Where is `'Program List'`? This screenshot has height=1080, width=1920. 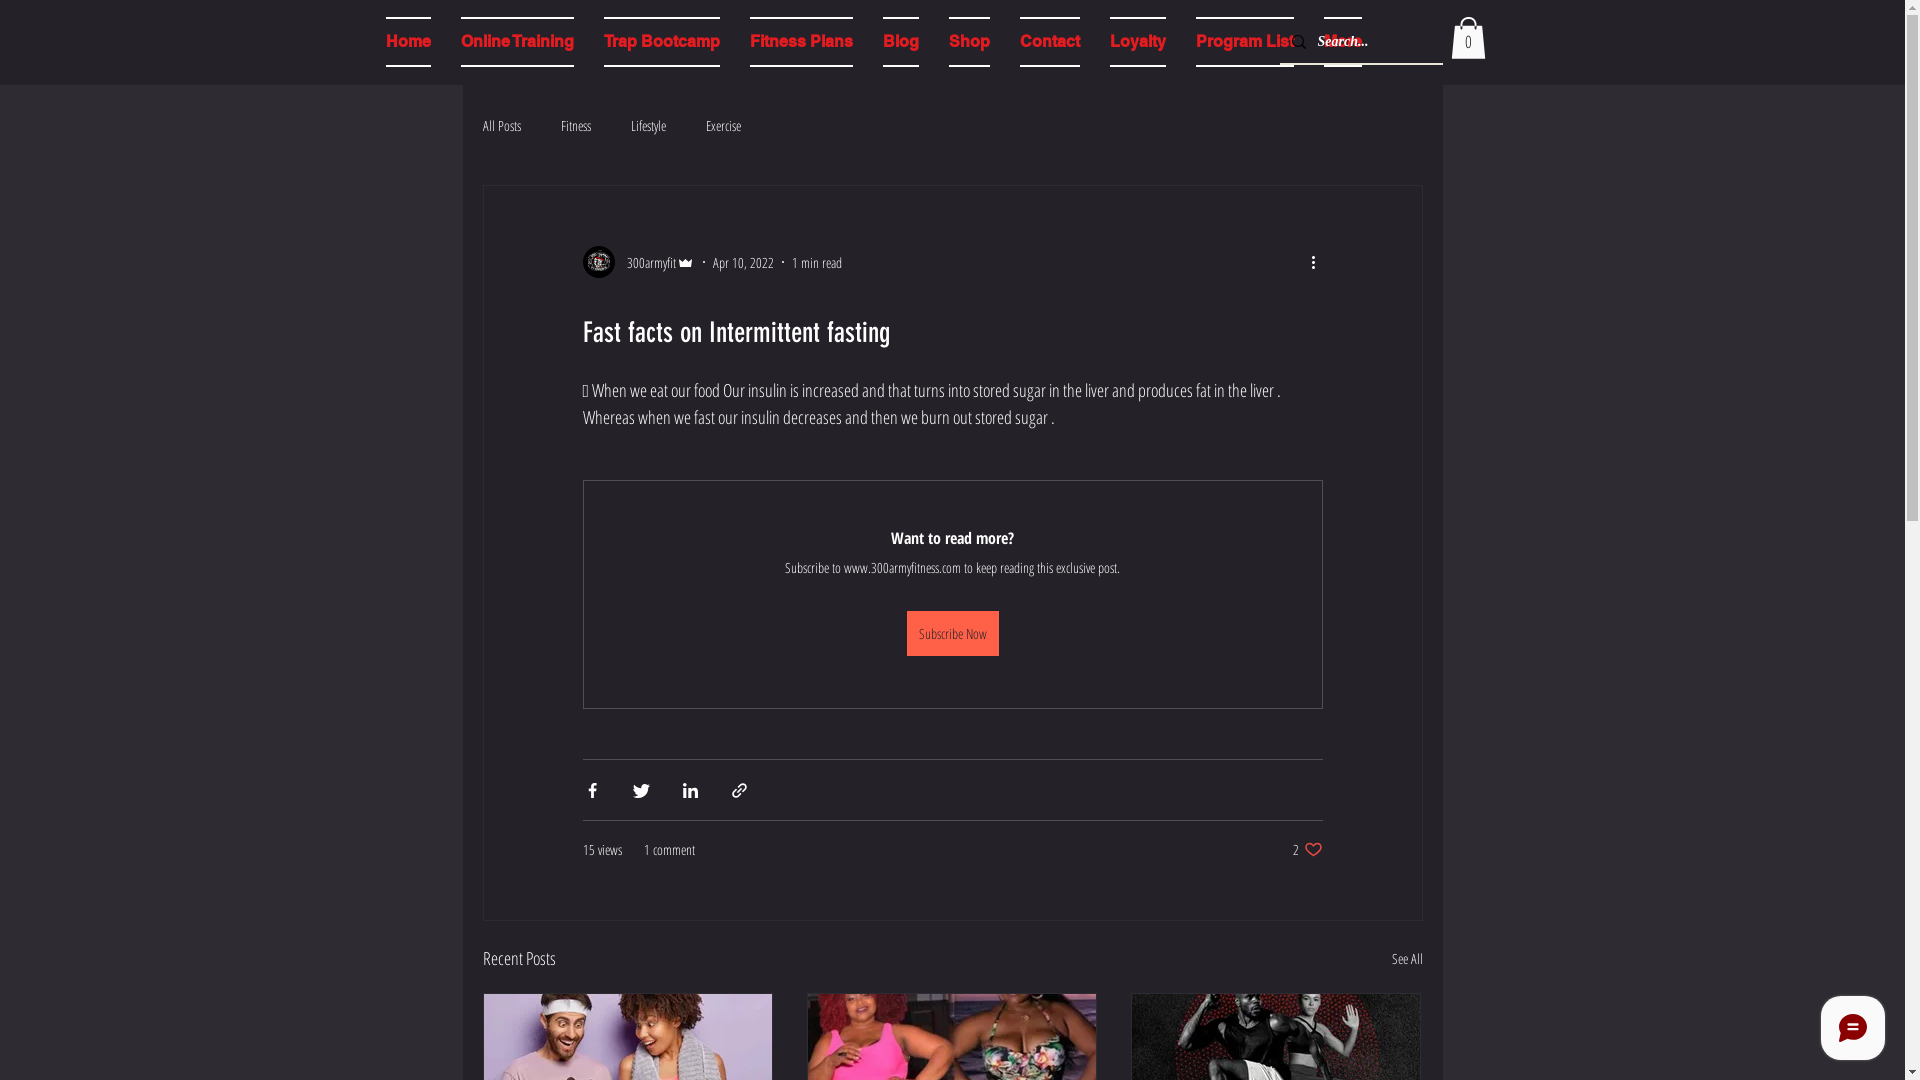
'Program List' is located at coordinates (1242, 42).